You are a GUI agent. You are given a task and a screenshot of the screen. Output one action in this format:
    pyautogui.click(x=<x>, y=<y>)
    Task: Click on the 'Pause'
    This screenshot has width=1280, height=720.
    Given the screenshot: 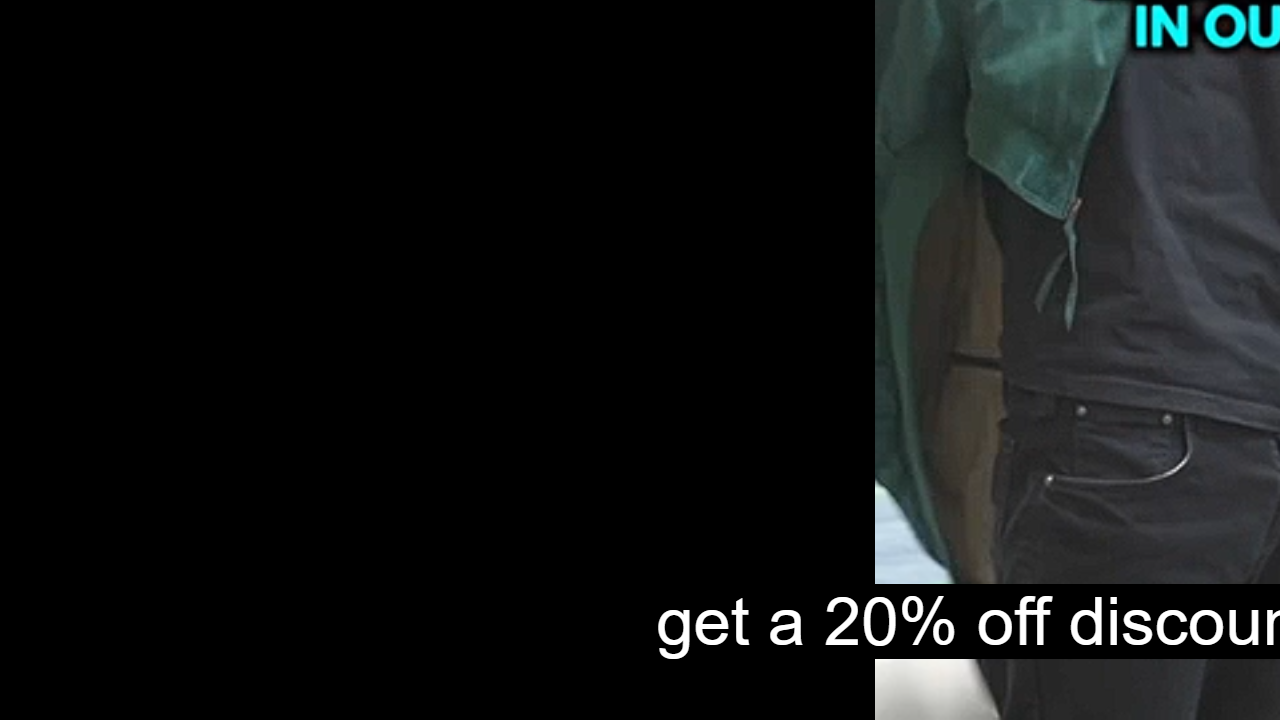 What is the action you would take?
    pyautogui.click(x=30, y=696)
    